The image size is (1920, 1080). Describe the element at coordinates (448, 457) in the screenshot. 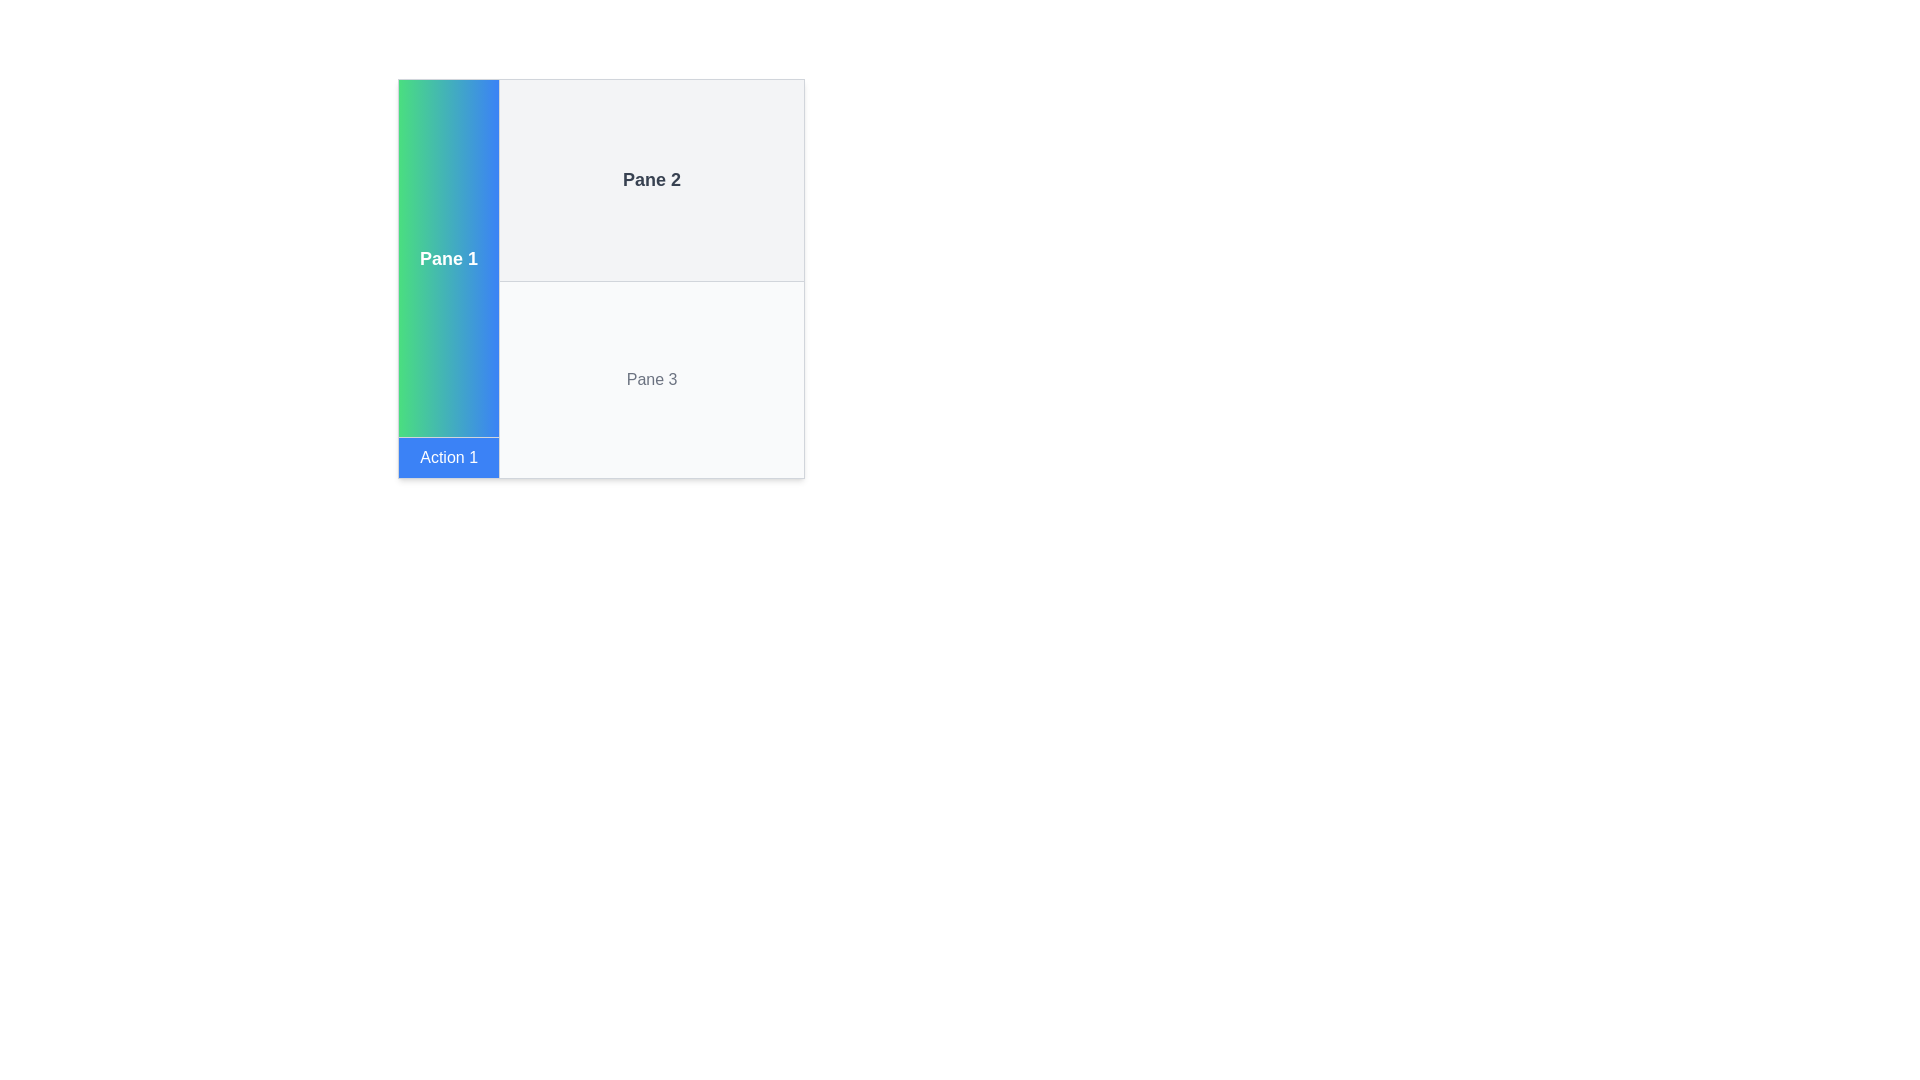

I see `the 'Action 1' button located in the lower section of 'Pane 1'` at that location.